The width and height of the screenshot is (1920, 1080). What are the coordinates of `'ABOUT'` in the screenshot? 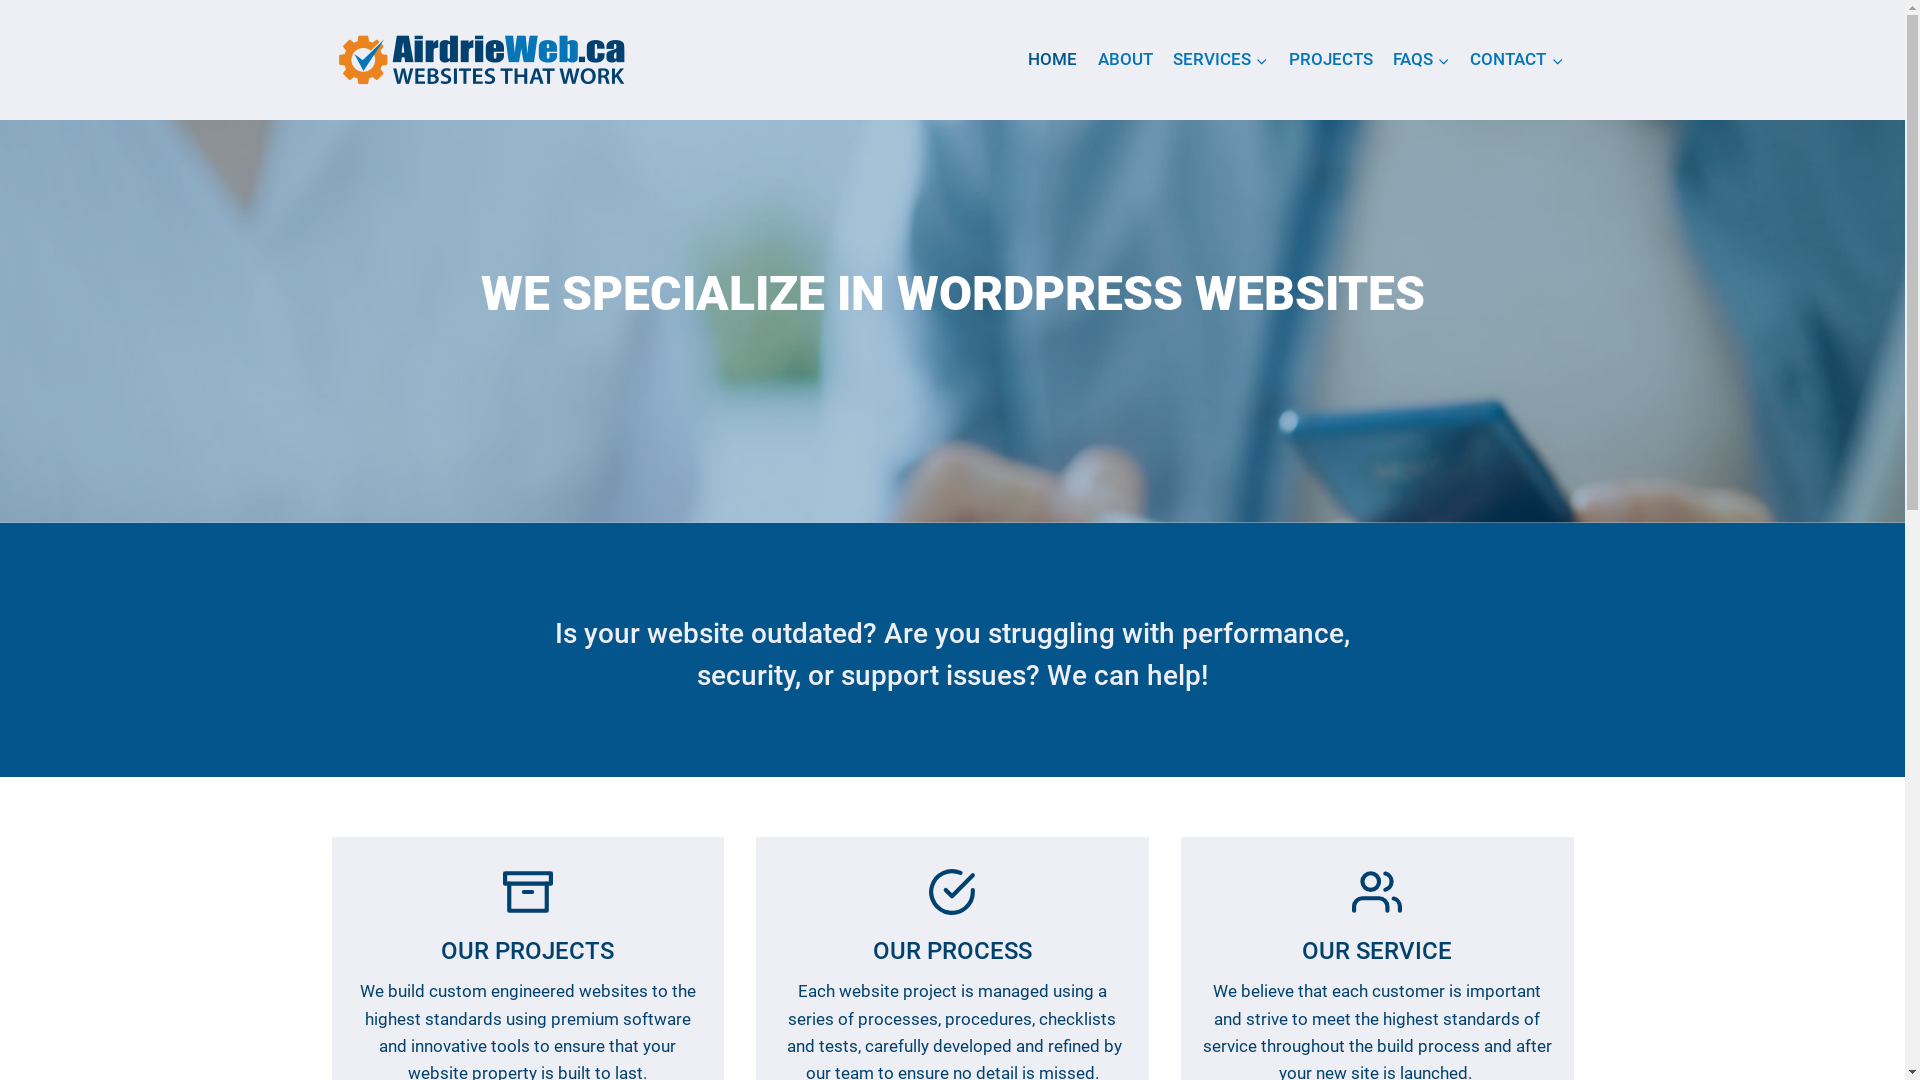 It's located at (1125, 59).